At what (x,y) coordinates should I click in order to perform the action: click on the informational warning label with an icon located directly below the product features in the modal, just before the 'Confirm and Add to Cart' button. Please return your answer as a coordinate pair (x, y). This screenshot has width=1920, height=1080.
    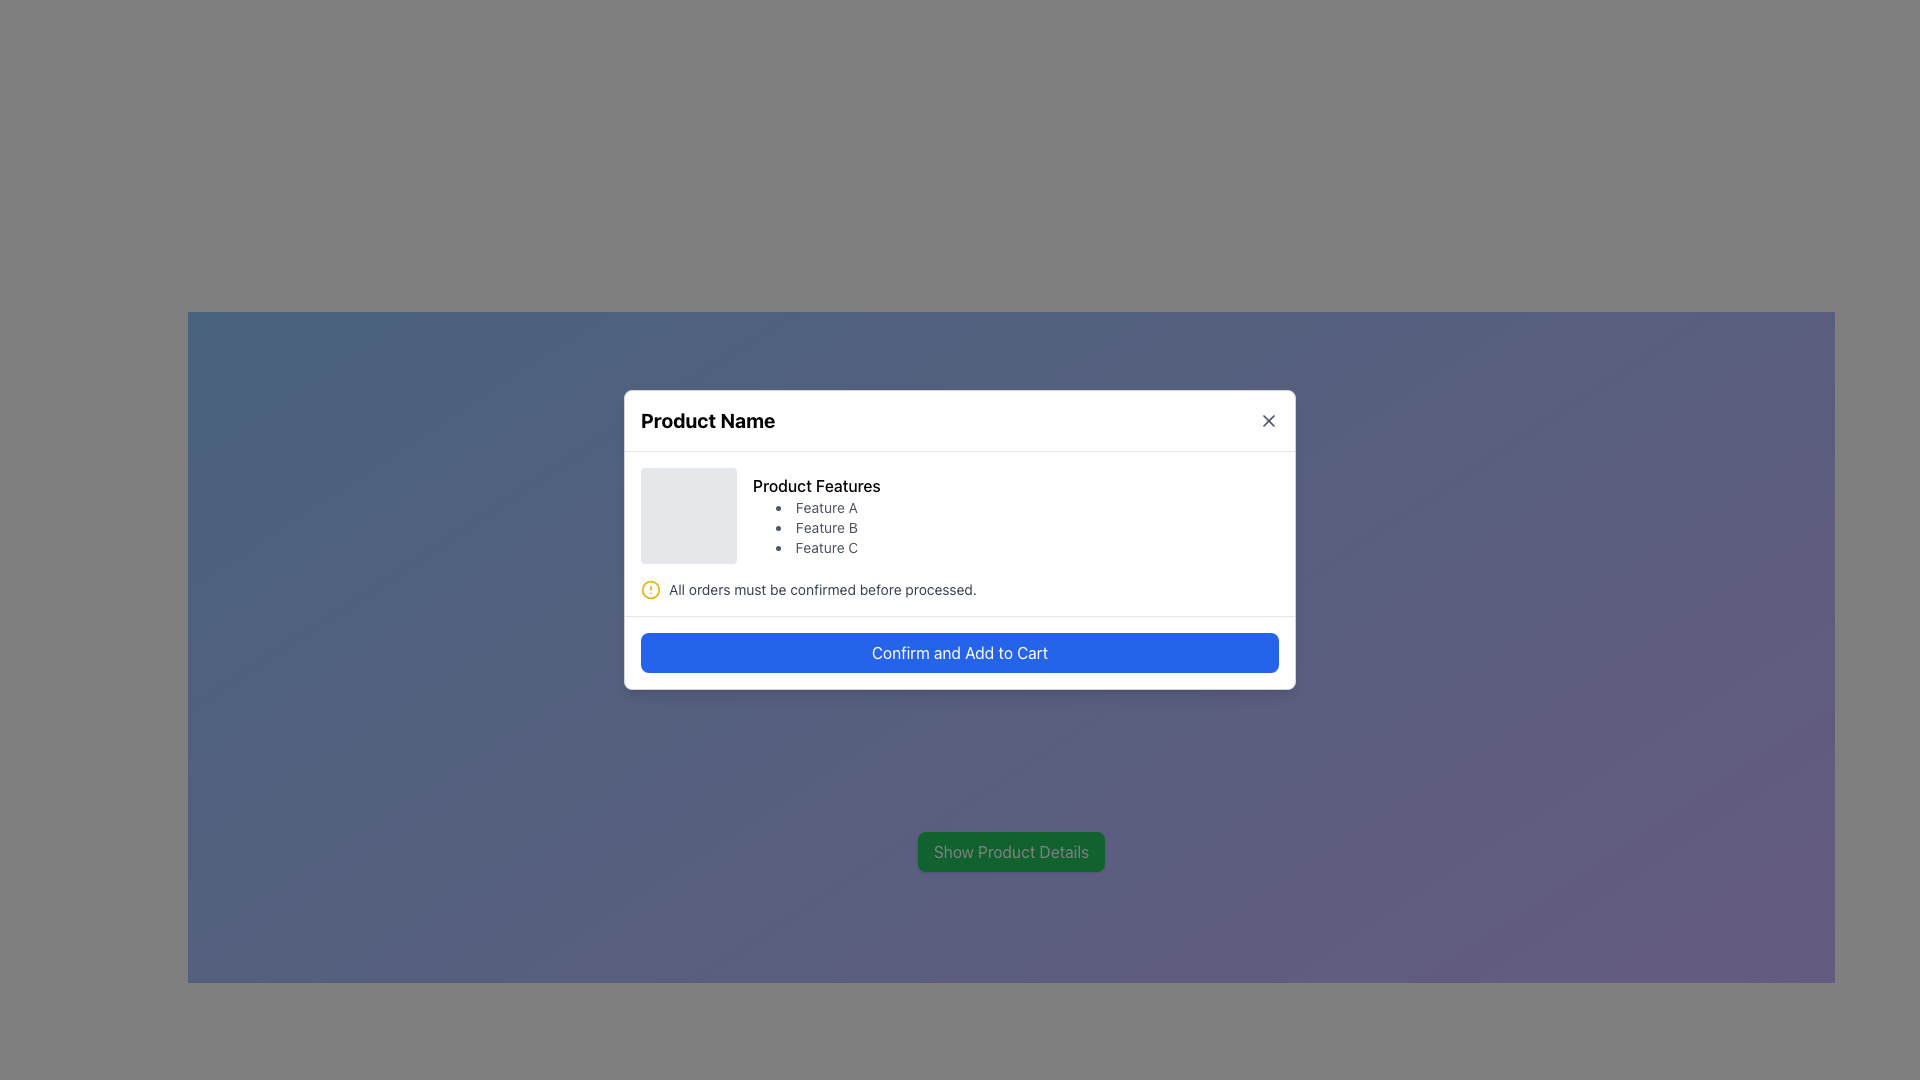
    Looking at the image, I should click on (960, 589).